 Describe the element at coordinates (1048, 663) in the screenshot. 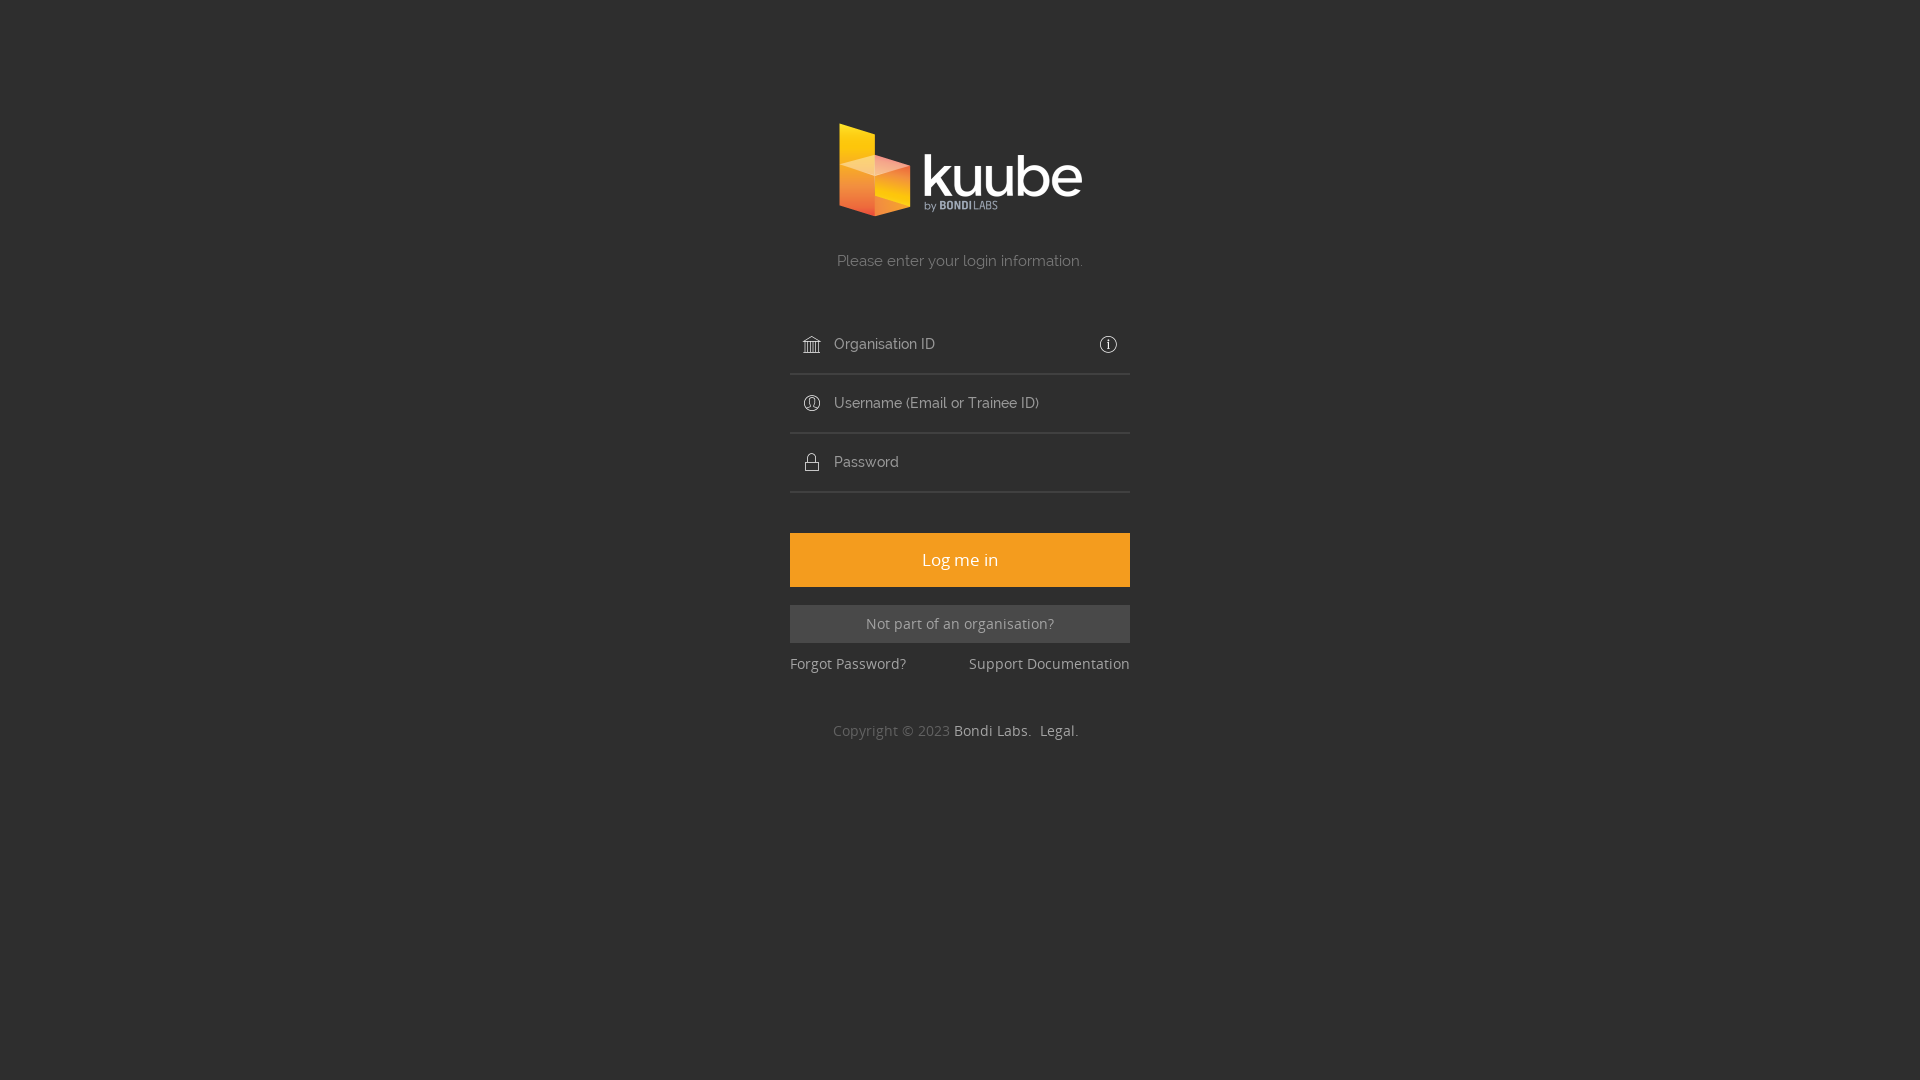

I see `'Support Documentation'` at that location.